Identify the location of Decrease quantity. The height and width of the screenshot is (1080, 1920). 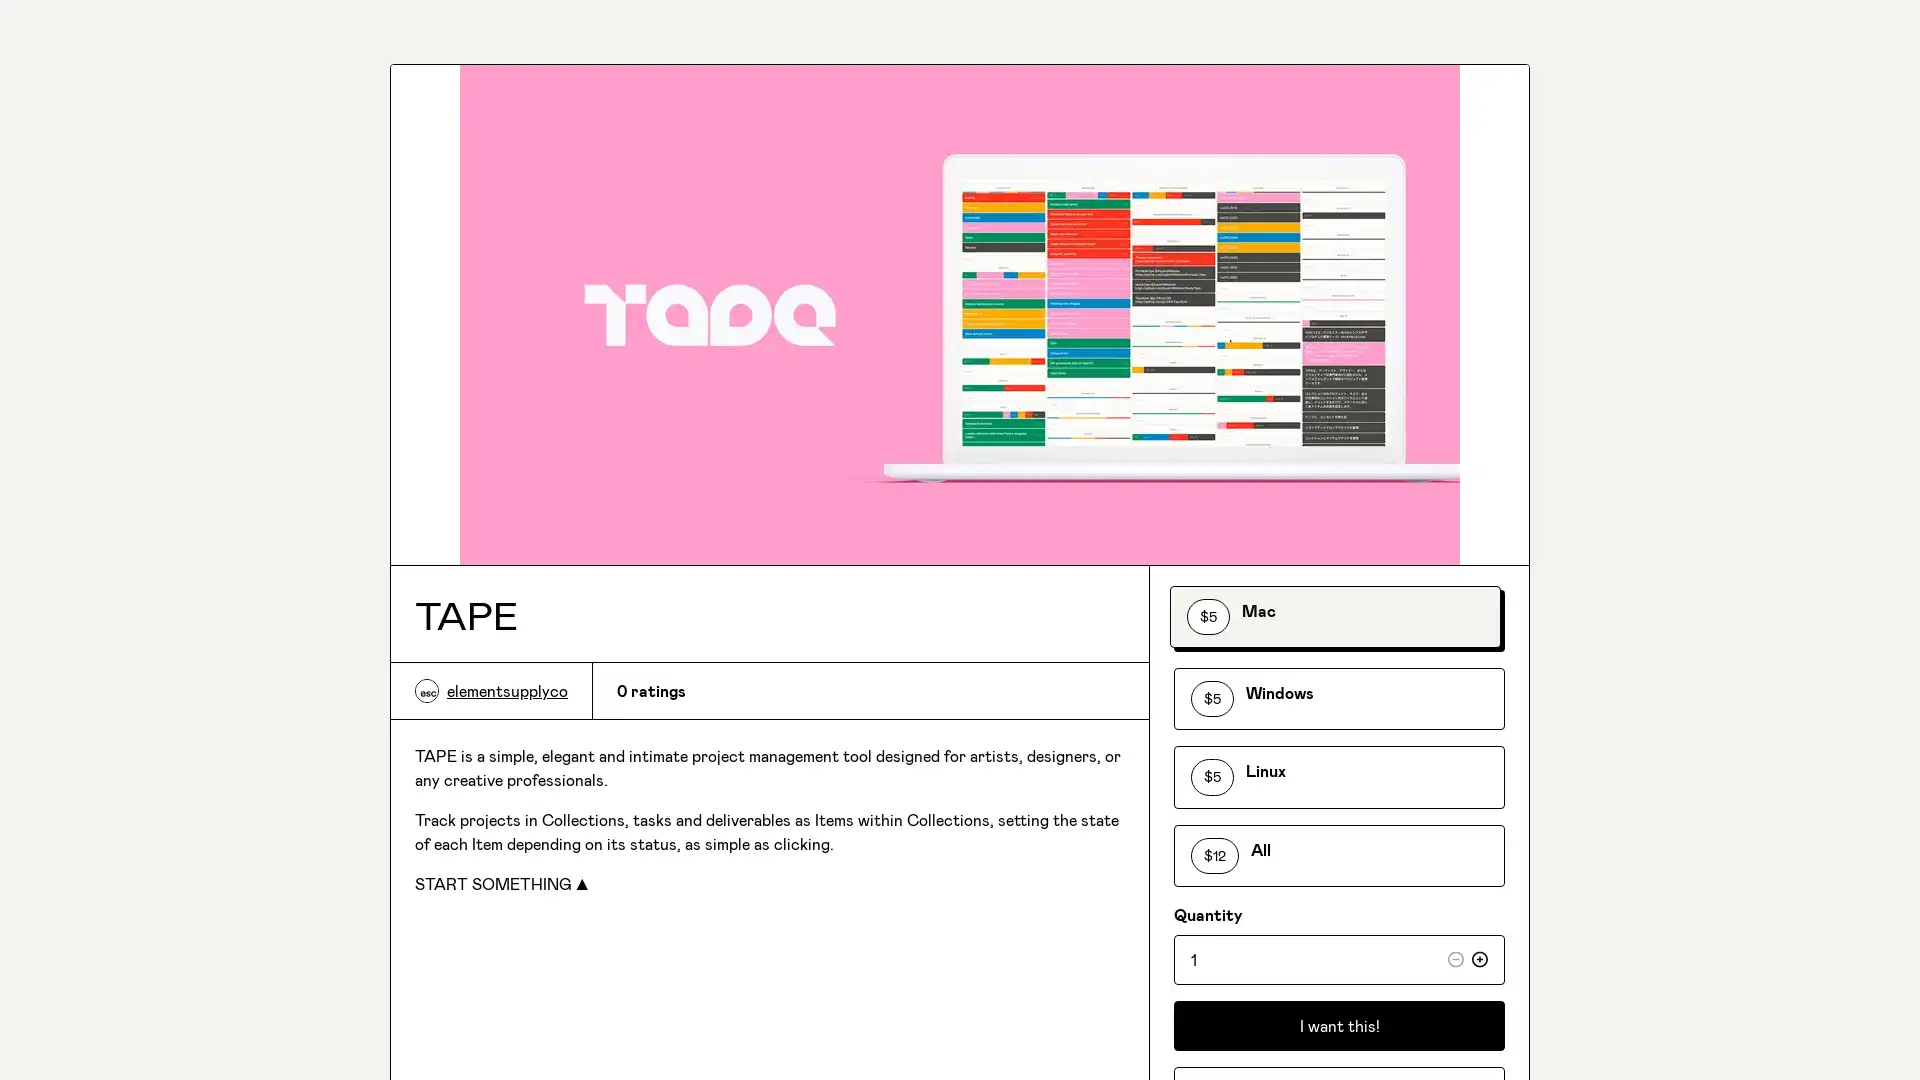
(1455, 958).